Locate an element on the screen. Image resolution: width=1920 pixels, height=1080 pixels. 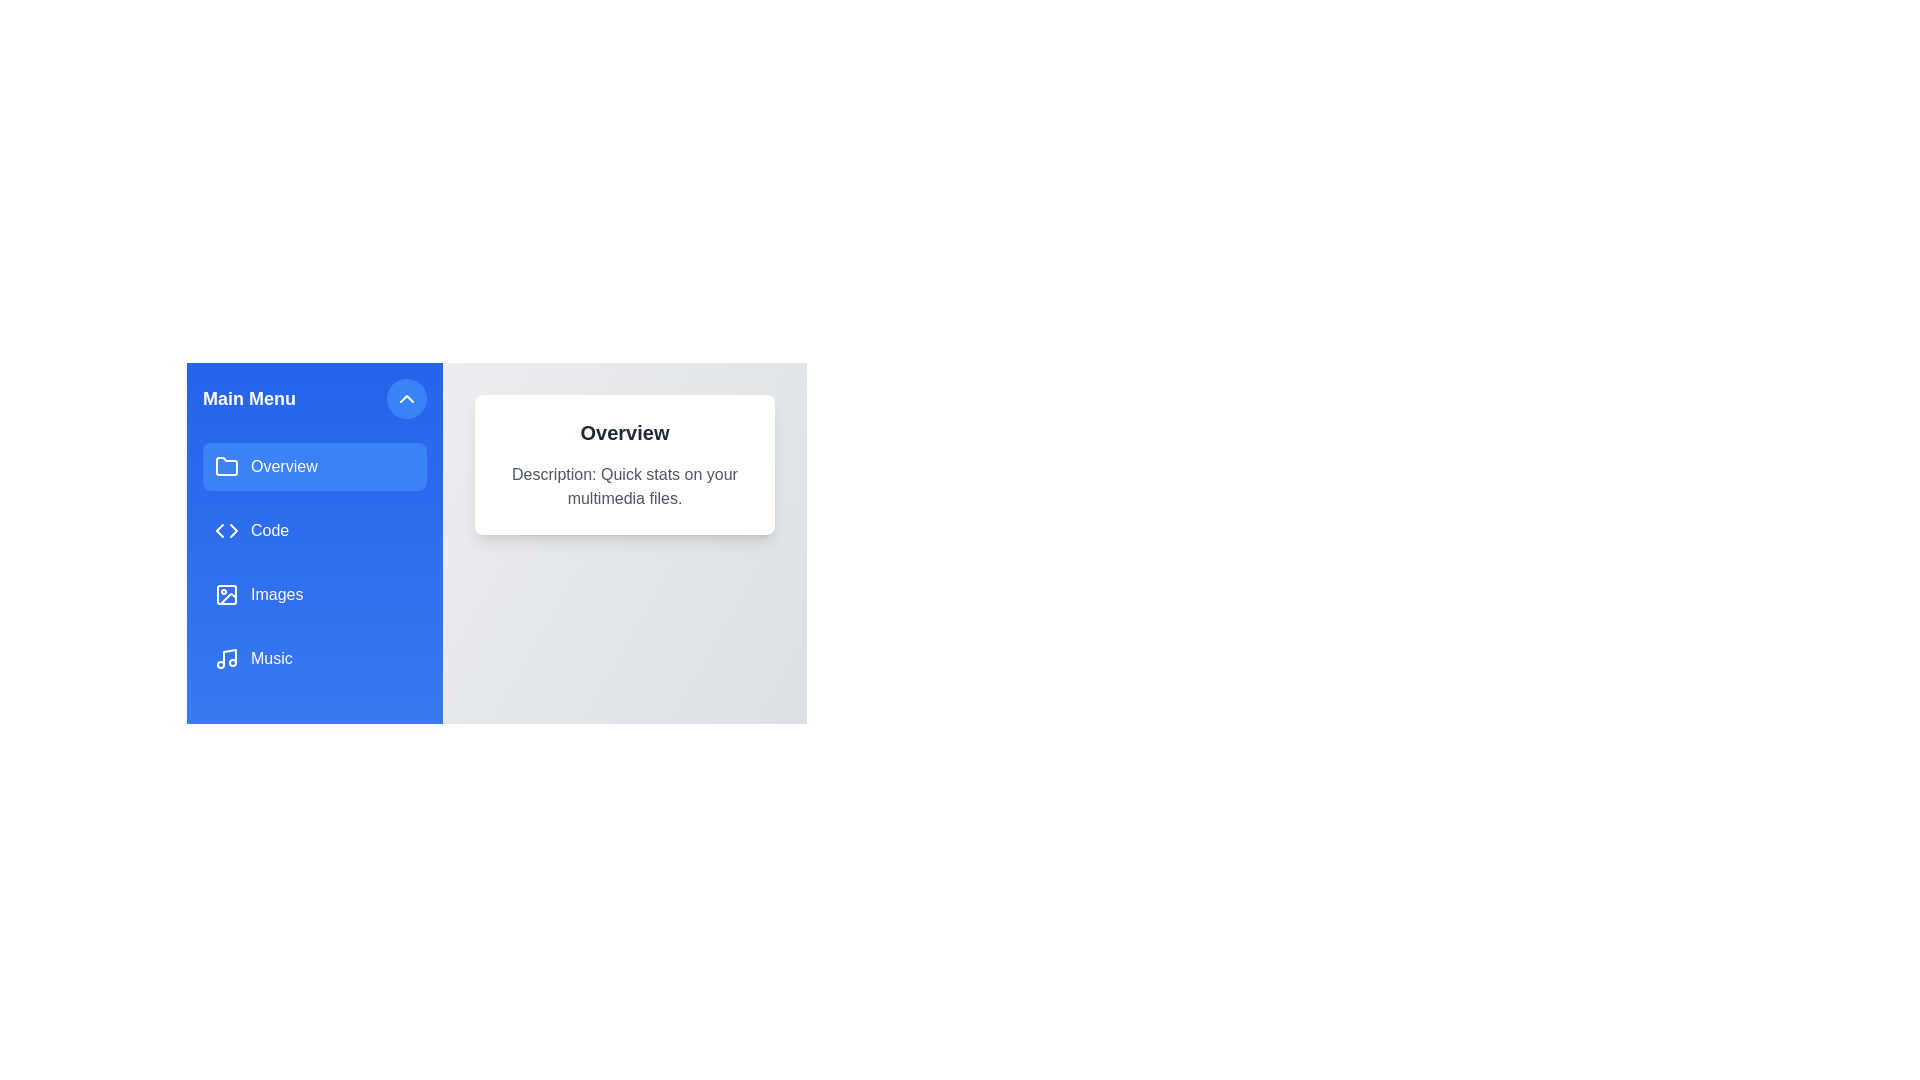
the chevron icon located at the top-right corner of the vertical navigation menu, which is part of a circular button highlighted in blue is located at coordinates (406, 398).